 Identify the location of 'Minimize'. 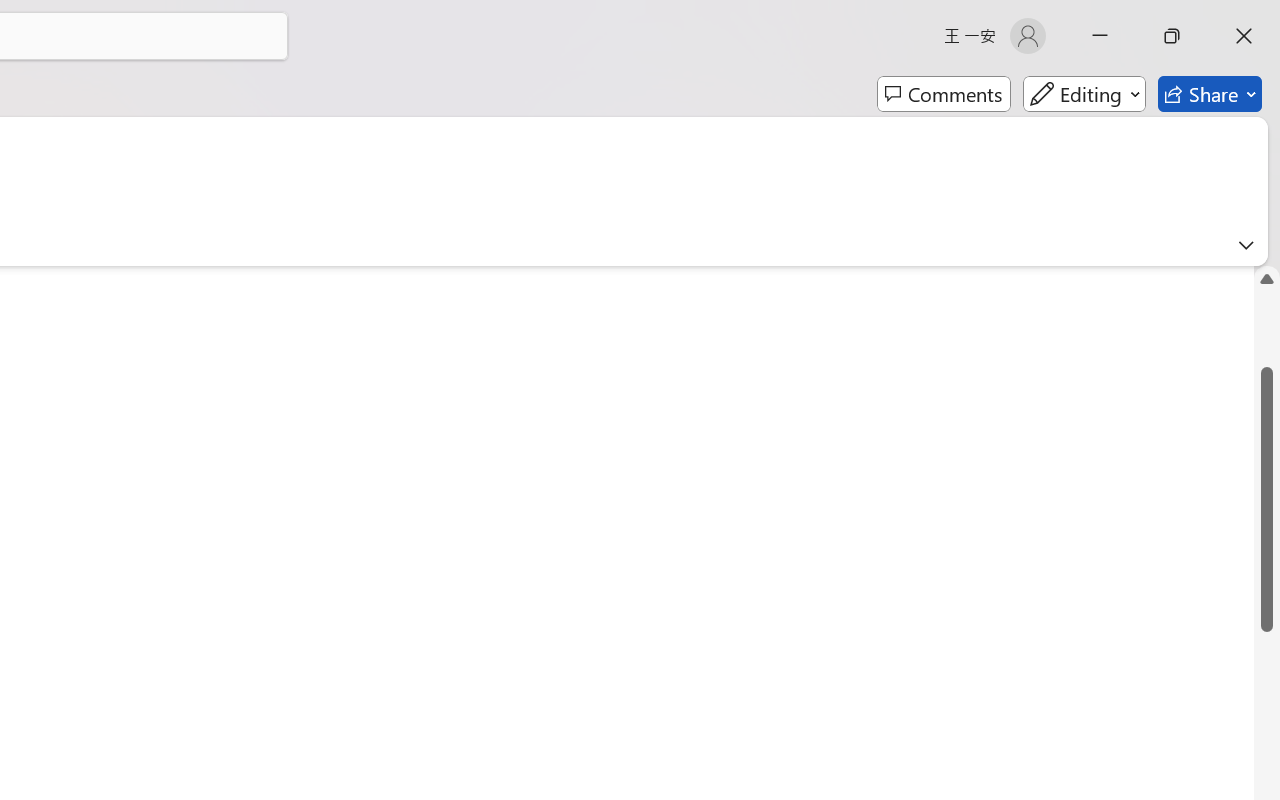
(1099, 35).